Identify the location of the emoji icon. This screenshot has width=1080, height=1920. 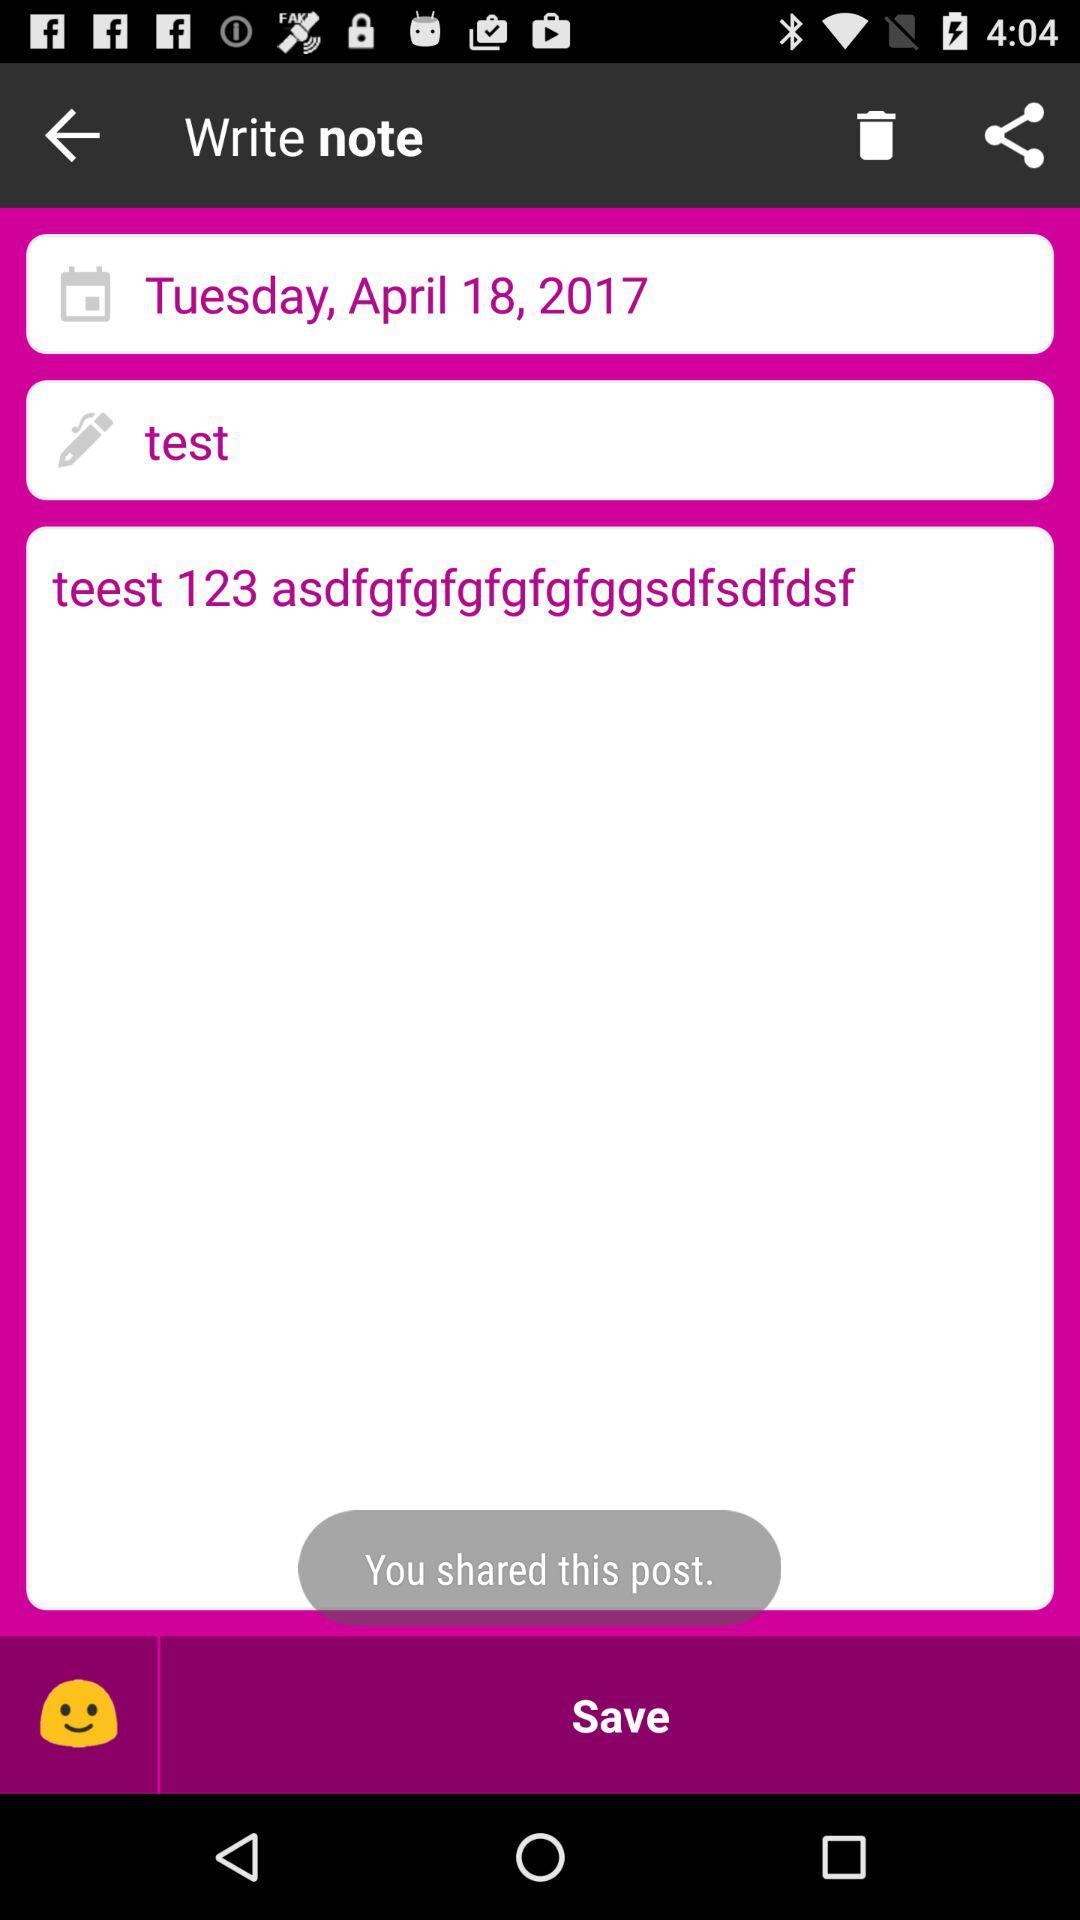
(77, 1835).